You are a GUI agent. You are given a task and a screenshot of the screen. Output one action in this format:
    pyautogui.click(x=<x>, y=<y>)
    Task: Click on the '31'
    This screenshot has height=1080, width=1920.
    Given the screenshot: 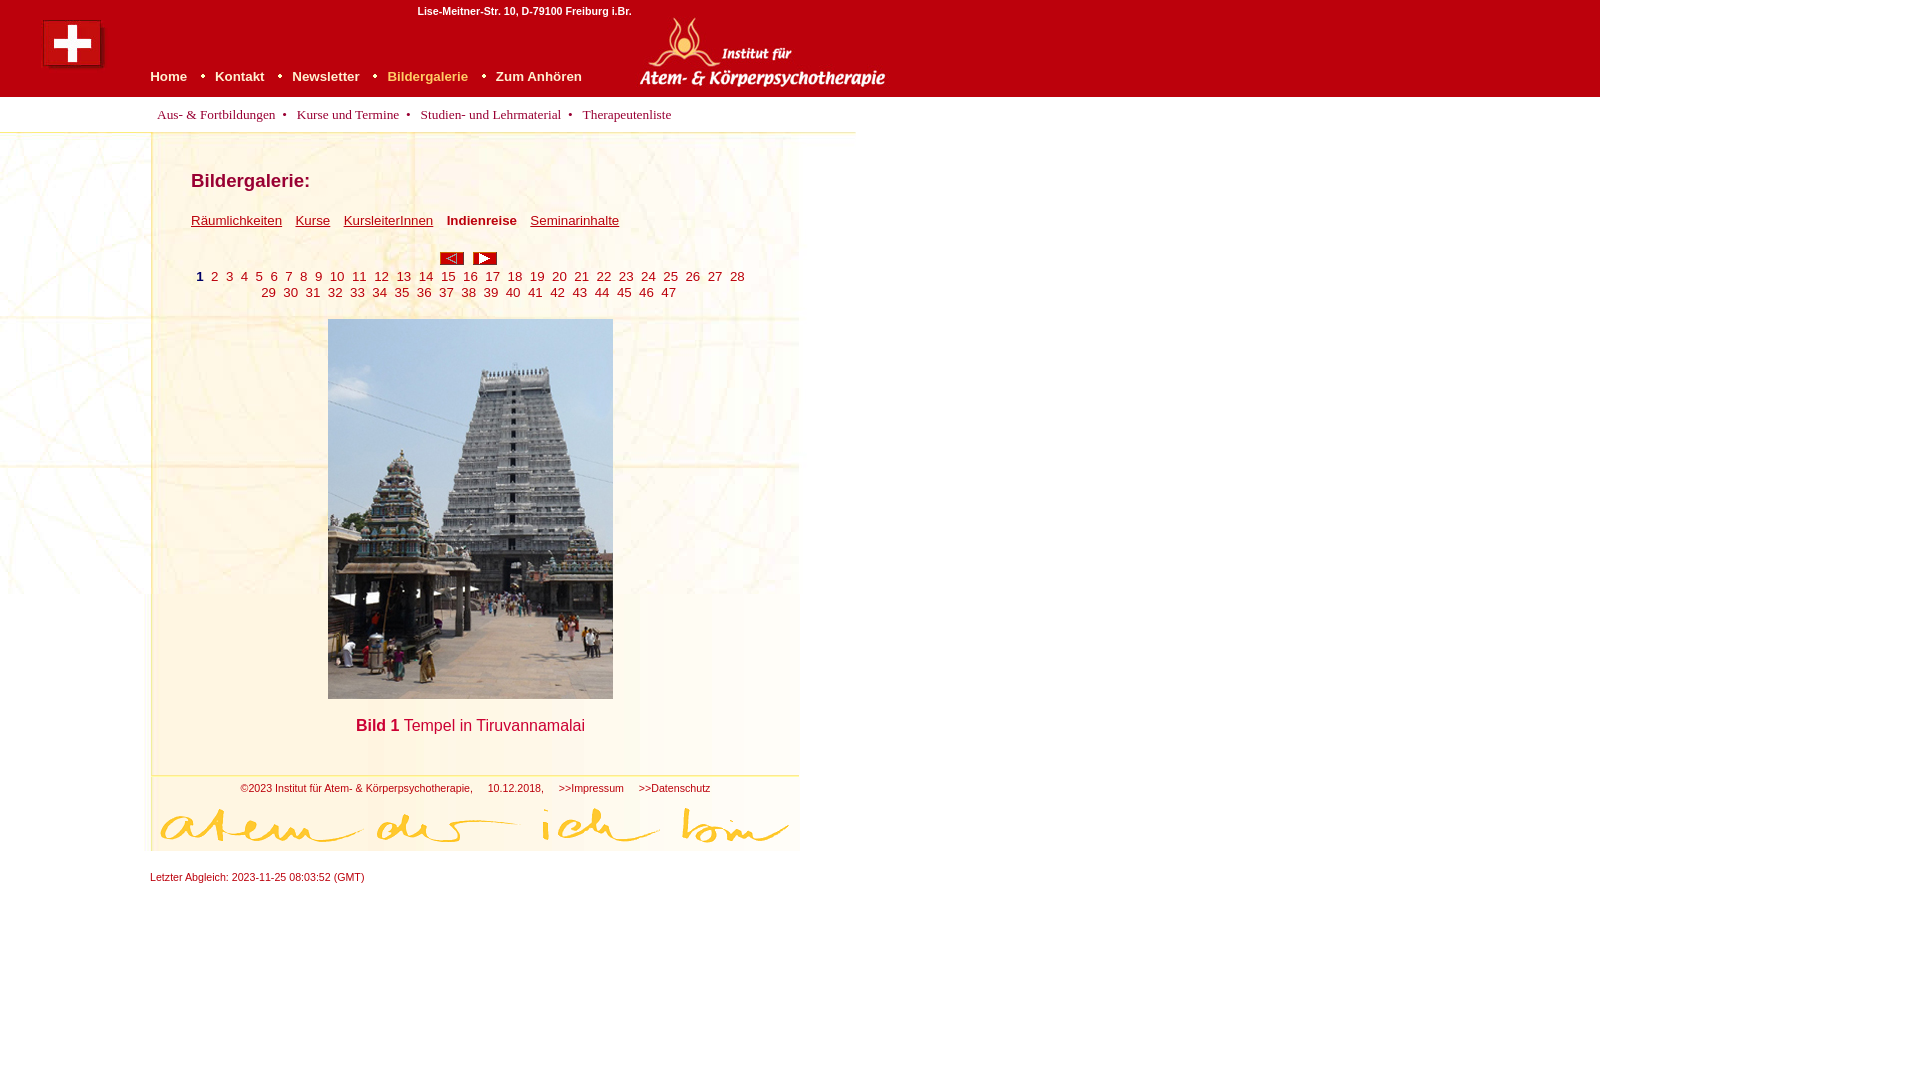 What is the action you would take?
    pyautogui.click(x=312, y=292)
    